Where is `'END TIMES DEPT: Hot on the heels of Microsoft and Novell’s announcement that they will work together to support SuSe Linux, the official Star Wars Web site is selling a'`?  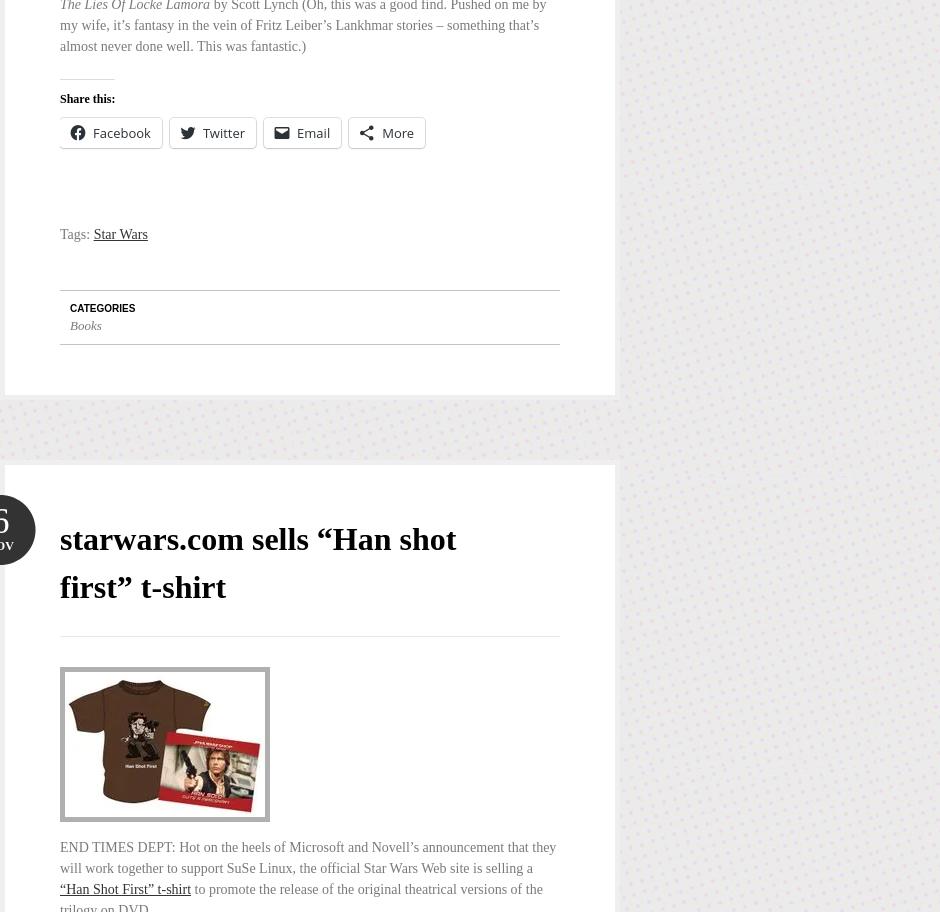
'END TIMES DEPT: Hot on the heels of Microsoft and Novell’s announcement that they will work together to support SuSe Linux, the official Star Wars Web site is selling a' is located at coordinates (58, 857).